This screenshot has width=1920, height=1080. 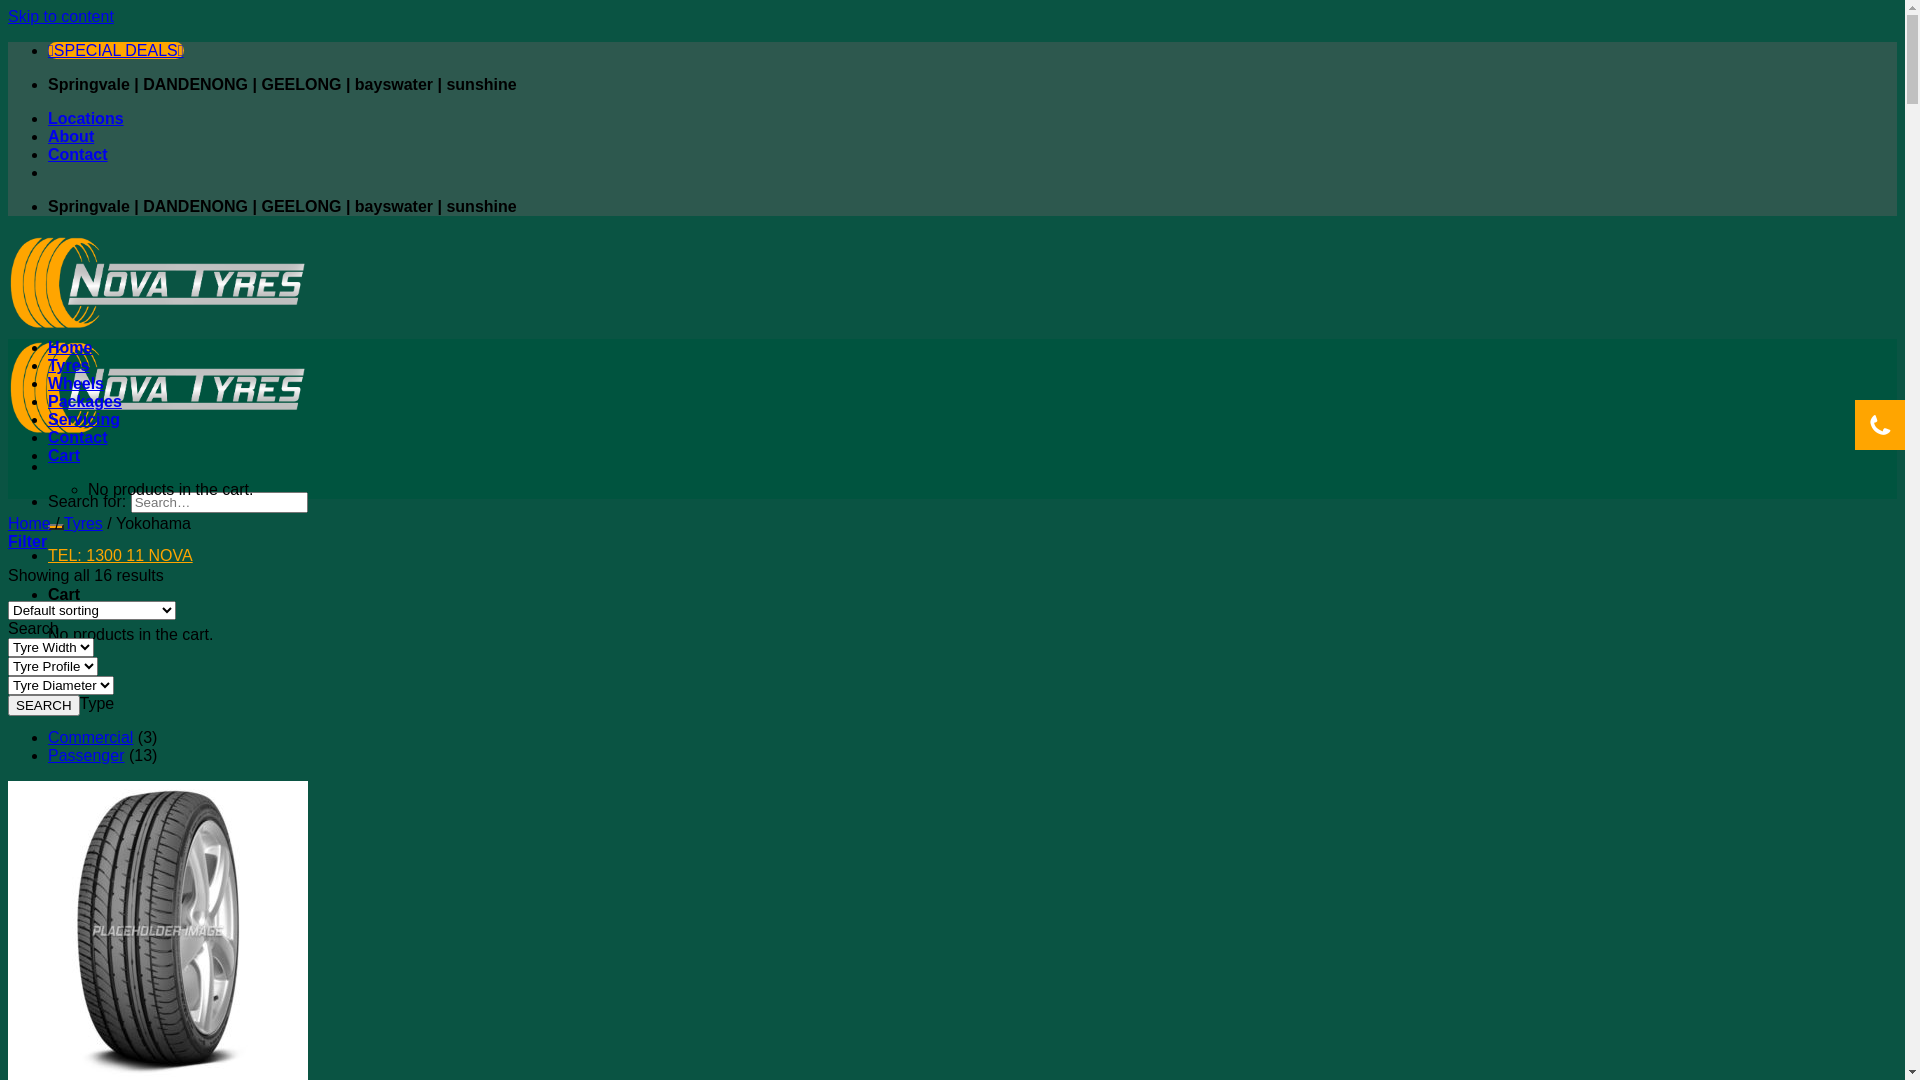 What do you see at coordinates (119, 555) in the screenshot?
I see `'TEL: 1300 11 NOVA'` at bounding box center [119, 555].